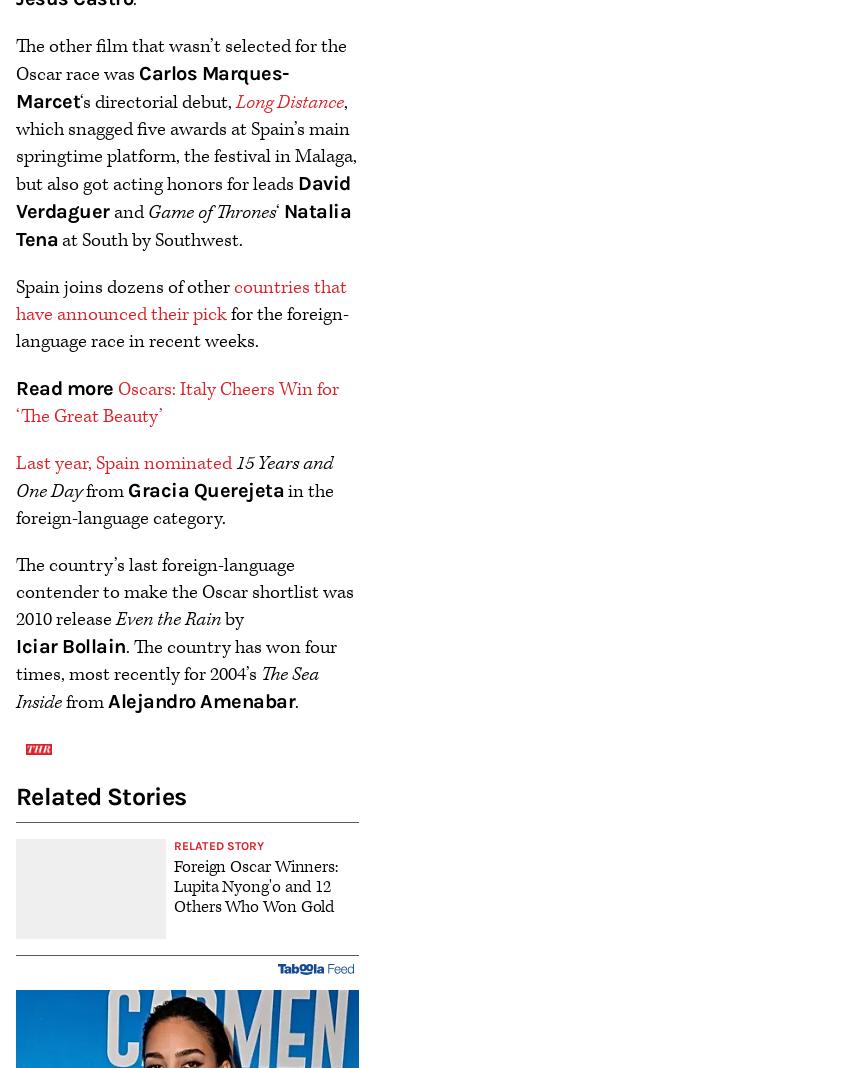 The width and height of the screenshot is (849, 1068). I want to click on 'Gracia Querejeta', so click(204, 489).